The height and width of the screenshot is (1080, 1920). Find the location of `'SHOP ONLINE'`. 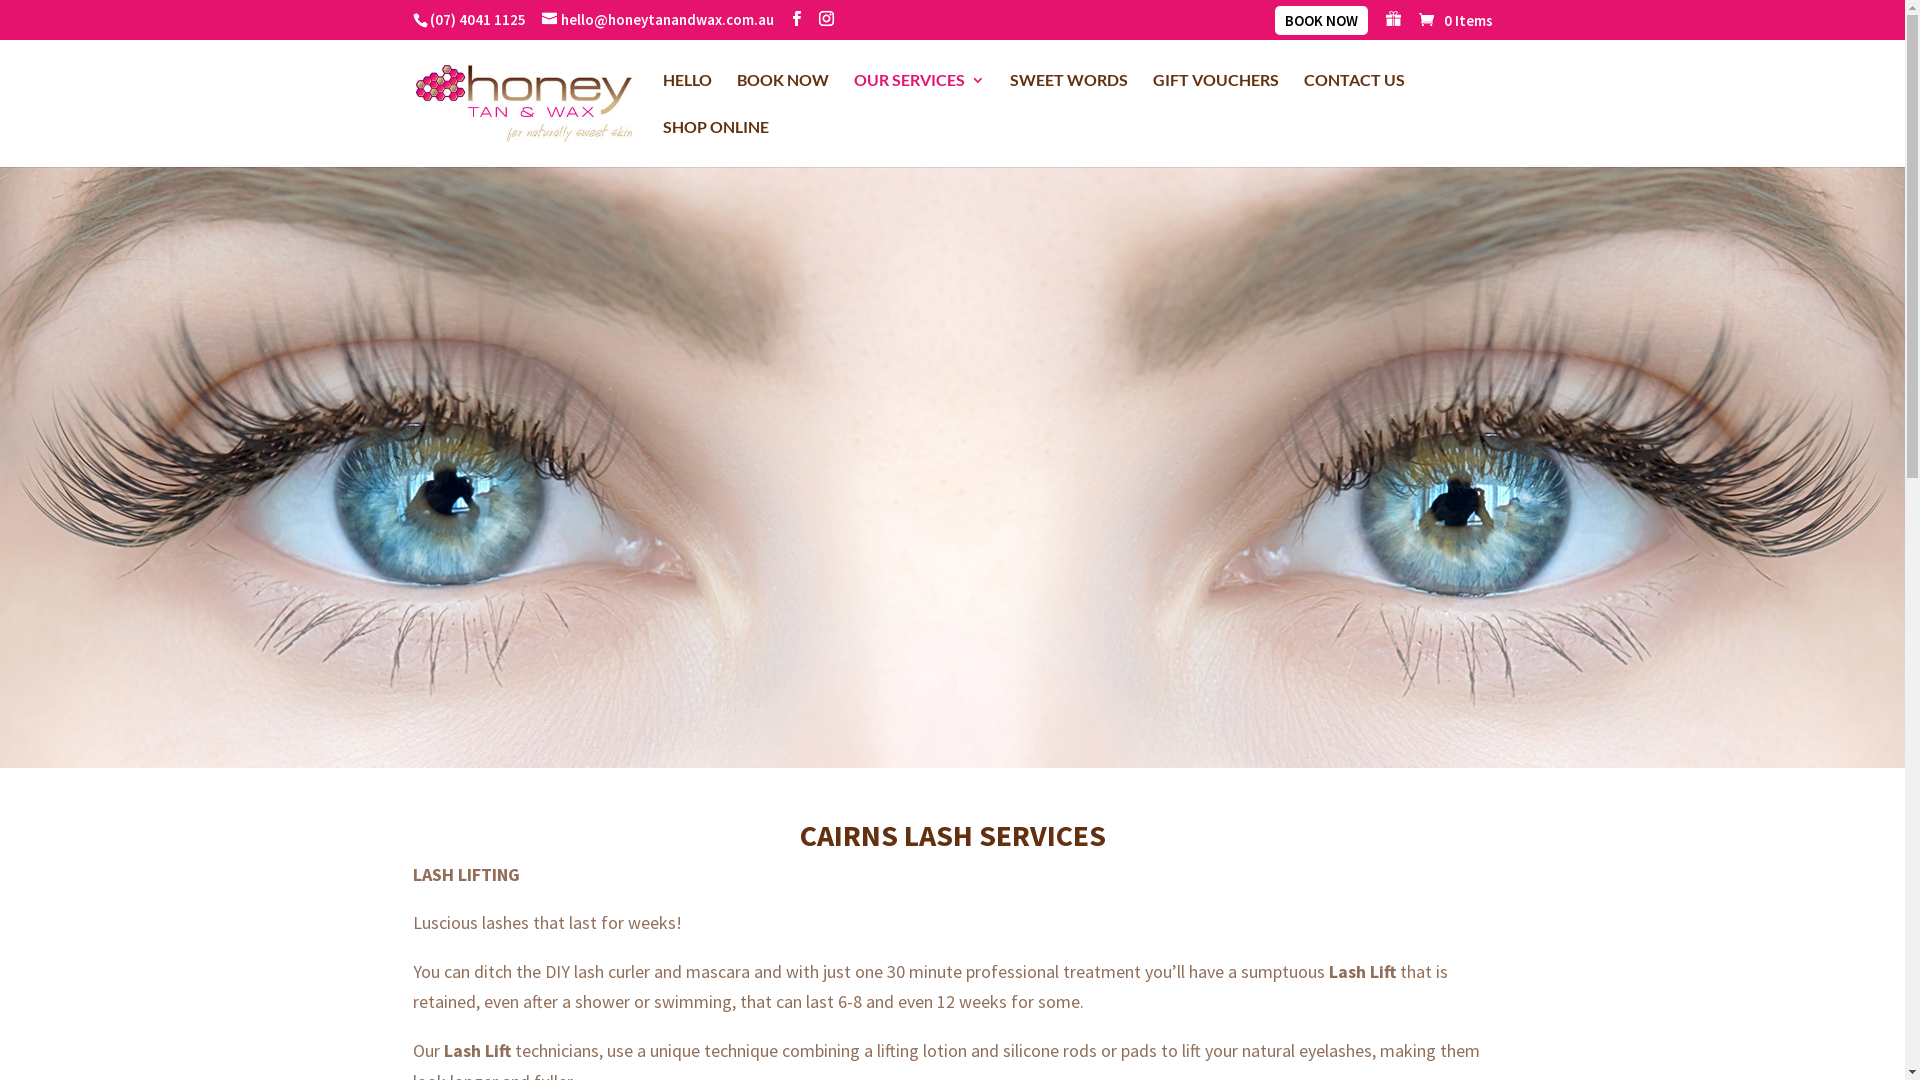

'SHOP ONLINE' is located at coordinates (715, 142).